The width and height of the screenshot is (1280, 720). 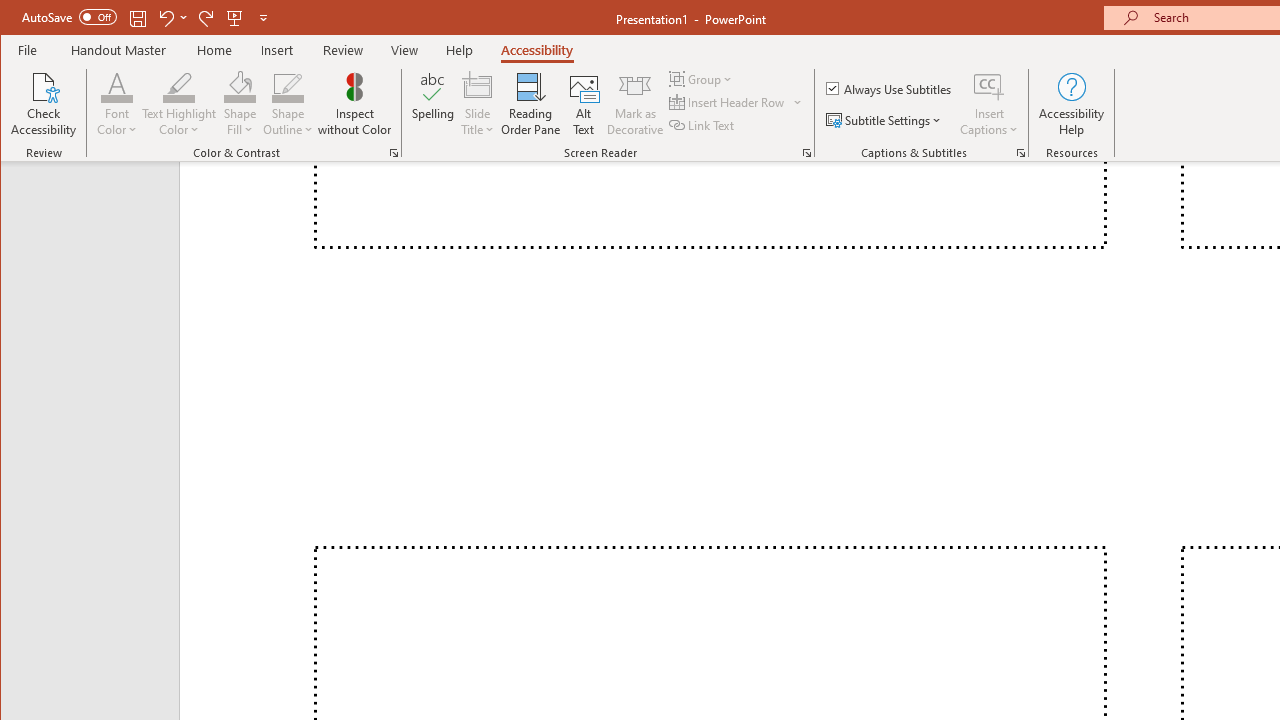 What do you see at coordinates (583, 104) in the screenshot?
I see `'Alt Text'` at bounding box center [583, 104].